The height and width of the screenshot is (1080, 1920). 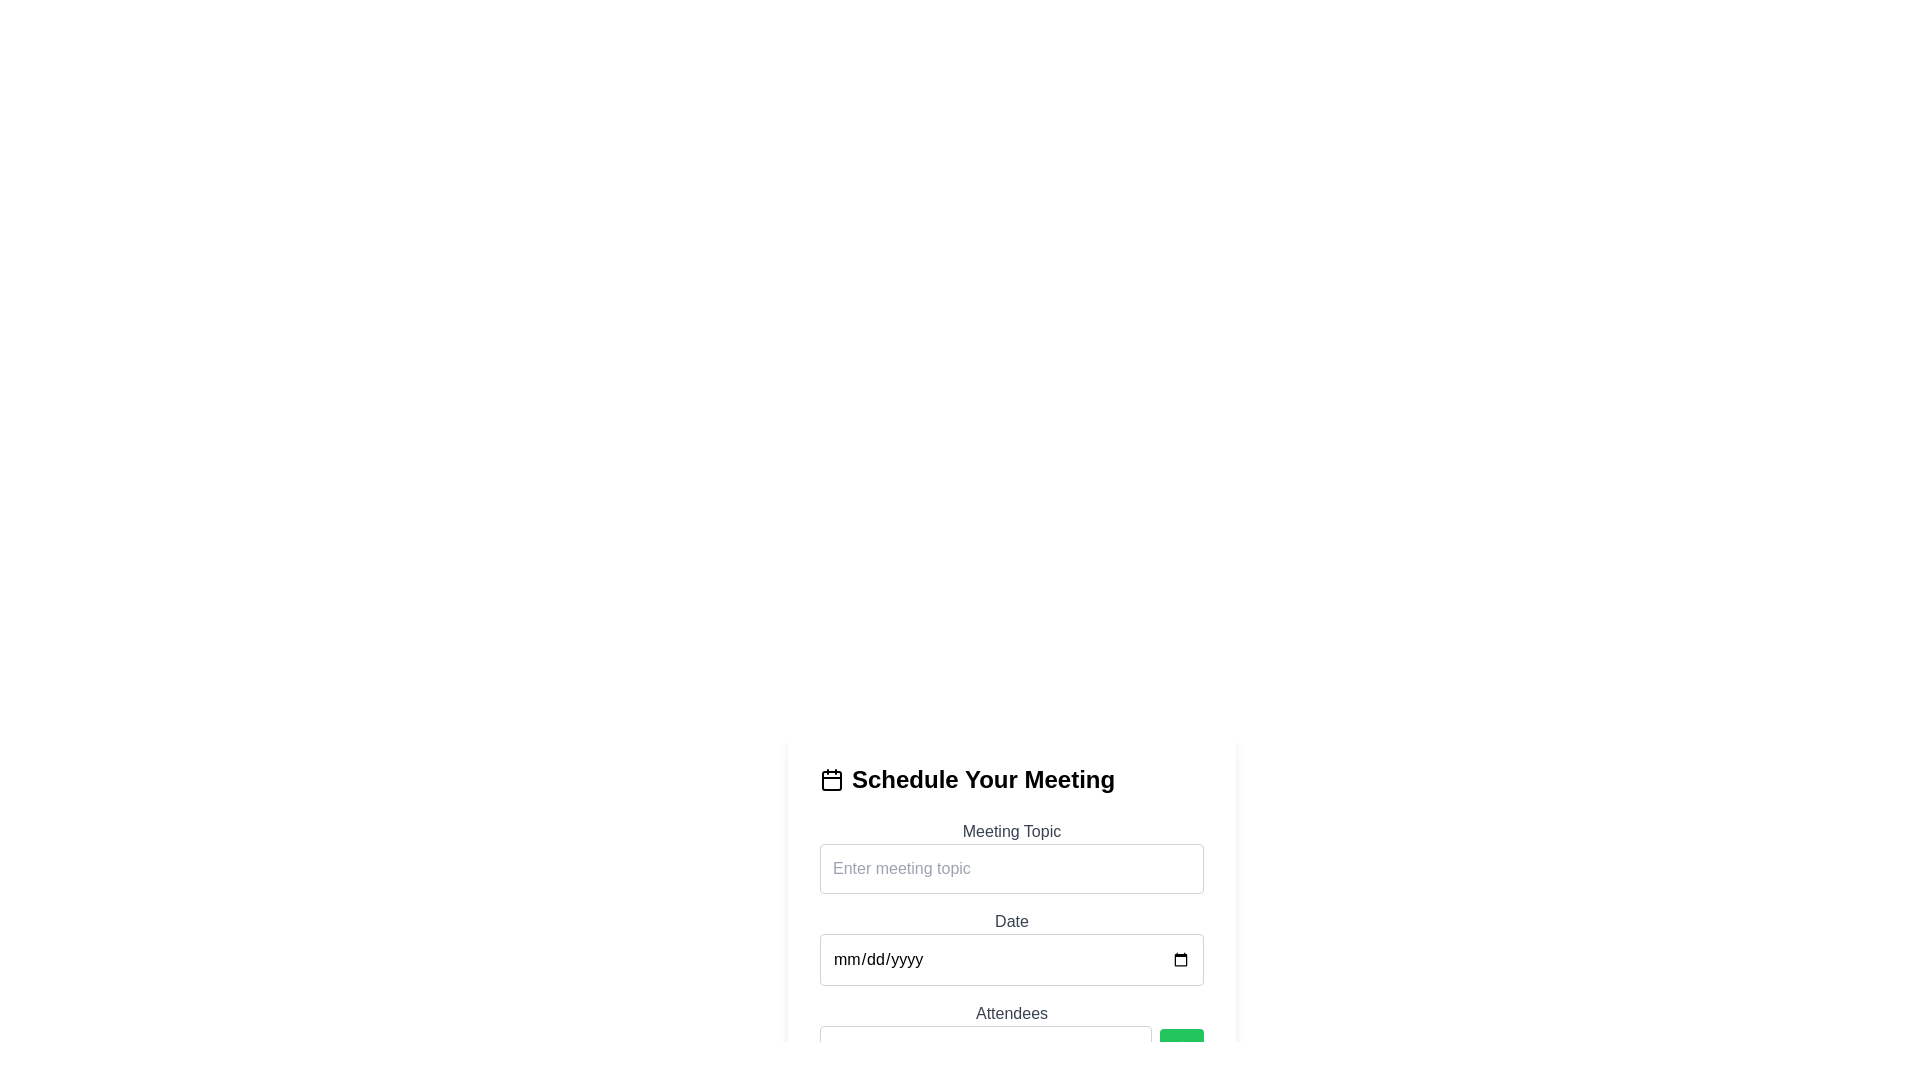 I want to click on the static text label indicating the purpose of the input fields for adding attendees, located in the 'Schedule Your Meeting' section, so click(x=1012, y=1014).